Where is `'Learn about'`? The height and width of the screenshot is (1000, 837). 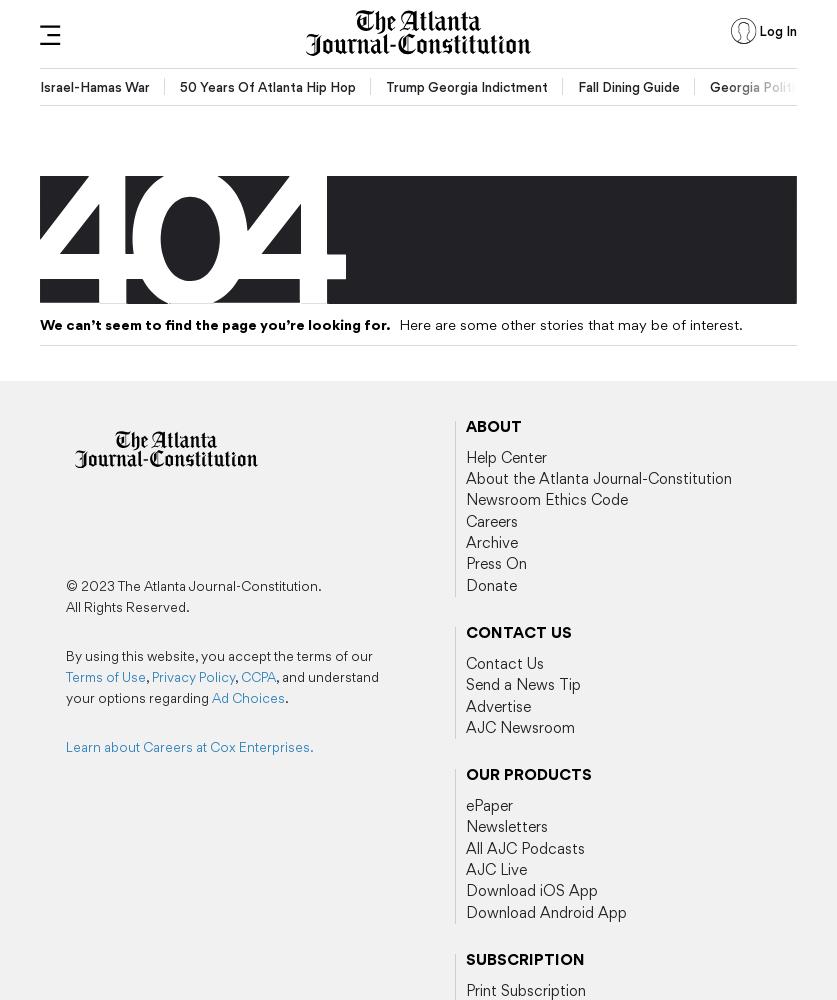 'Learn about' is located at coordinates (104, 746).